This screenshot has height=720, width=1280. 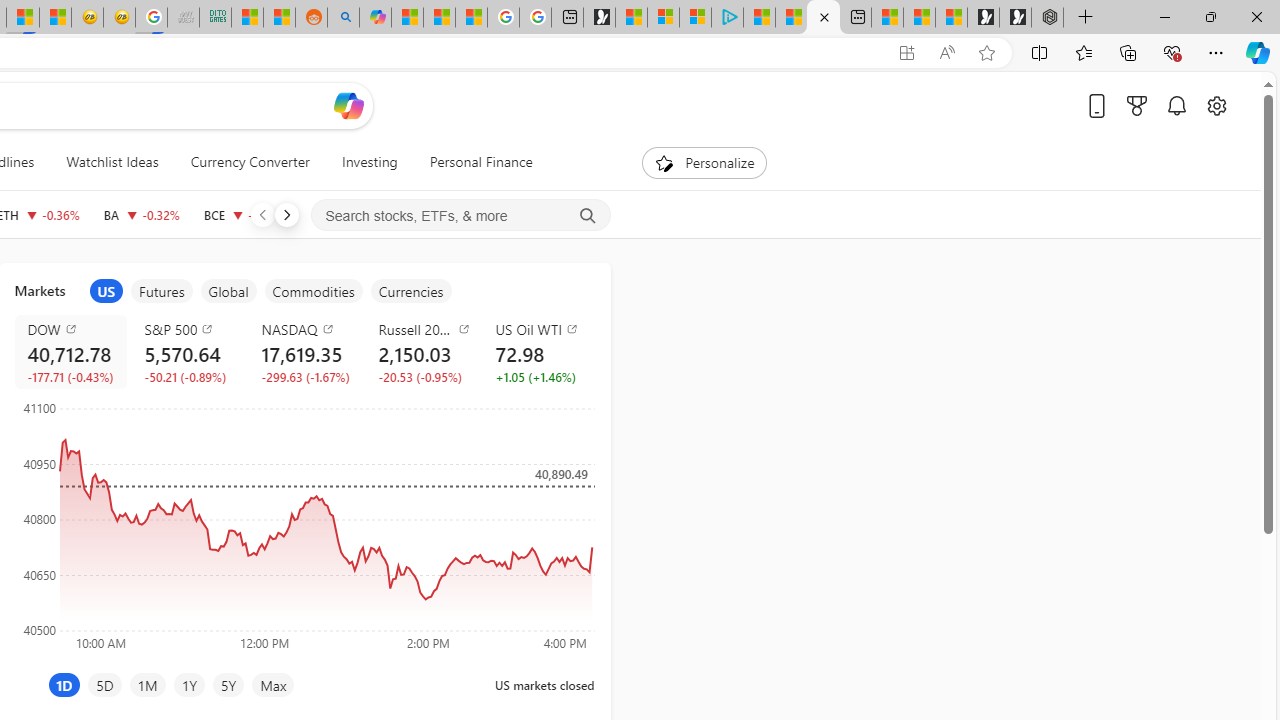 What do you see at coordinates (1215, 51) in the screenshot?
I see `'Settings and more (Alt+F)'` at bounding box center [1215, 51].